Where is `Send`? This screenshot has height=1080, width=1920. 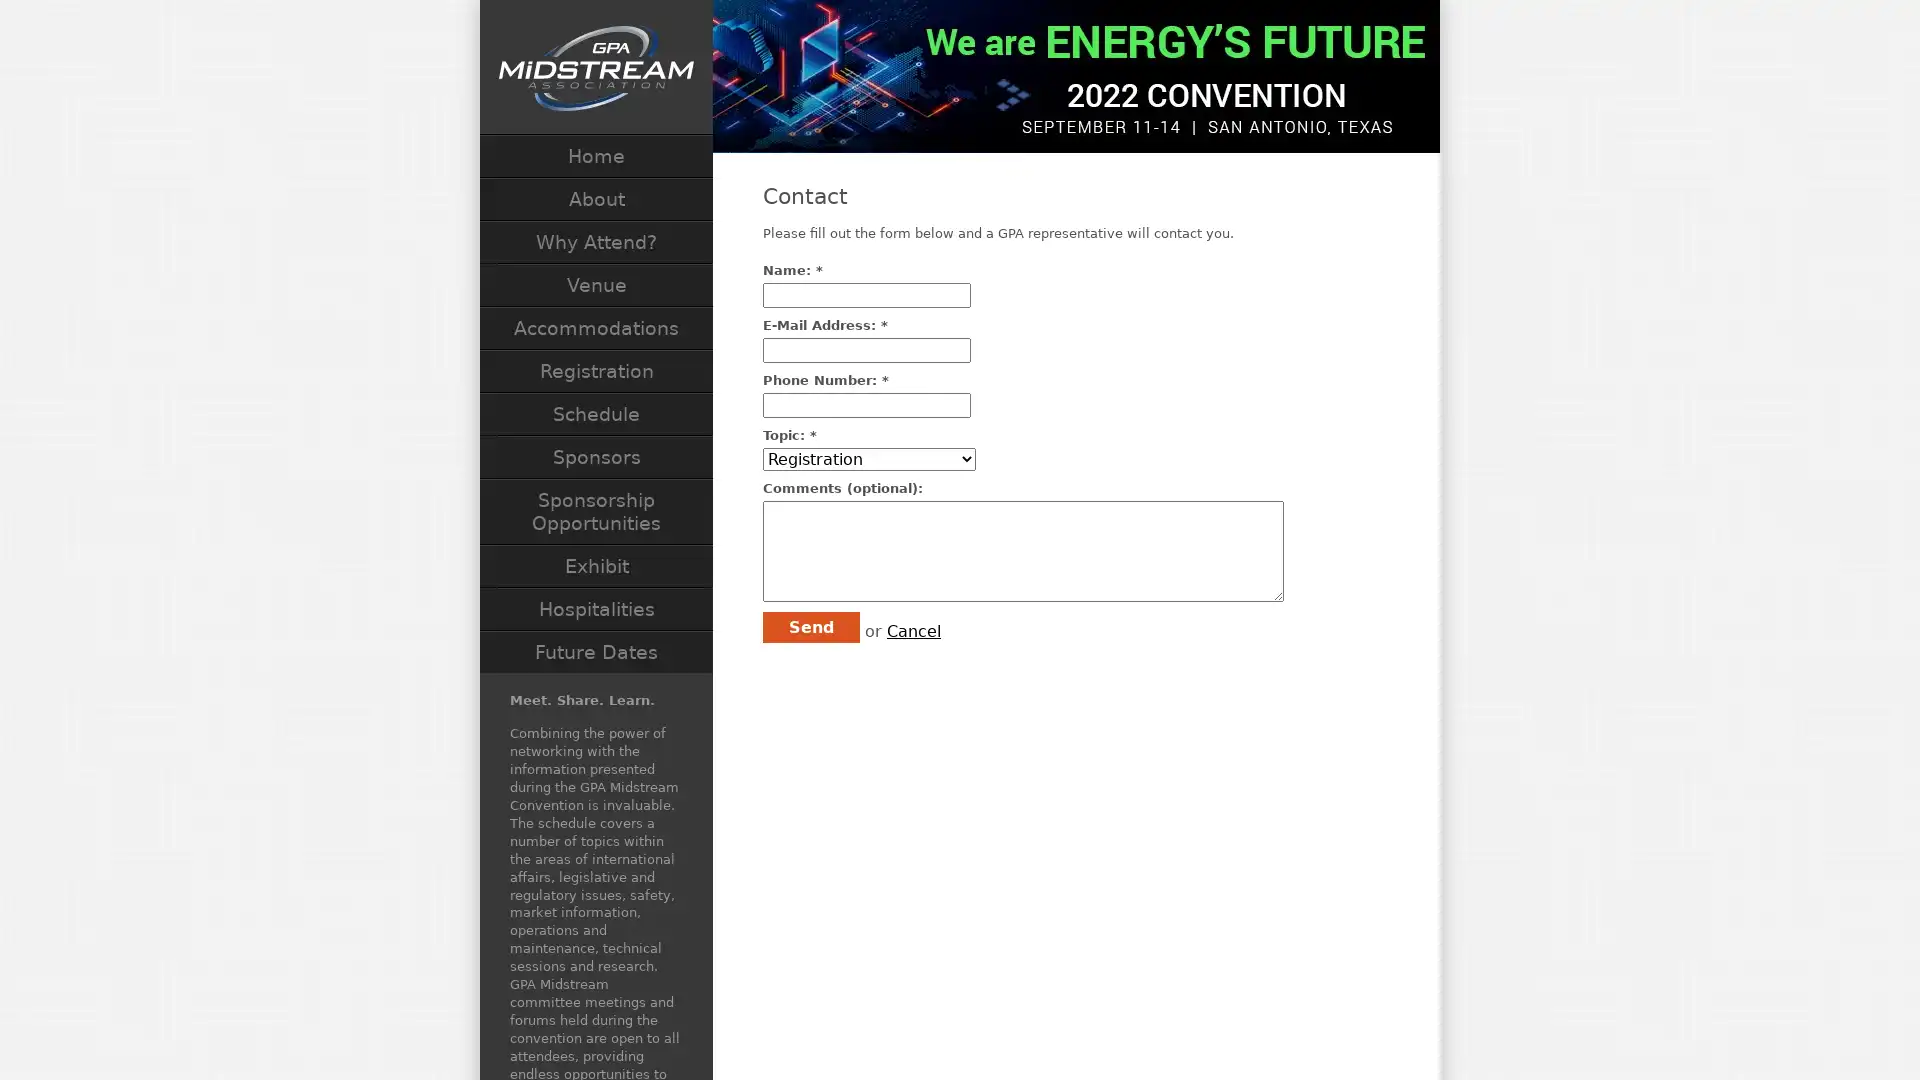 Send is located at coordinates (811, 625).